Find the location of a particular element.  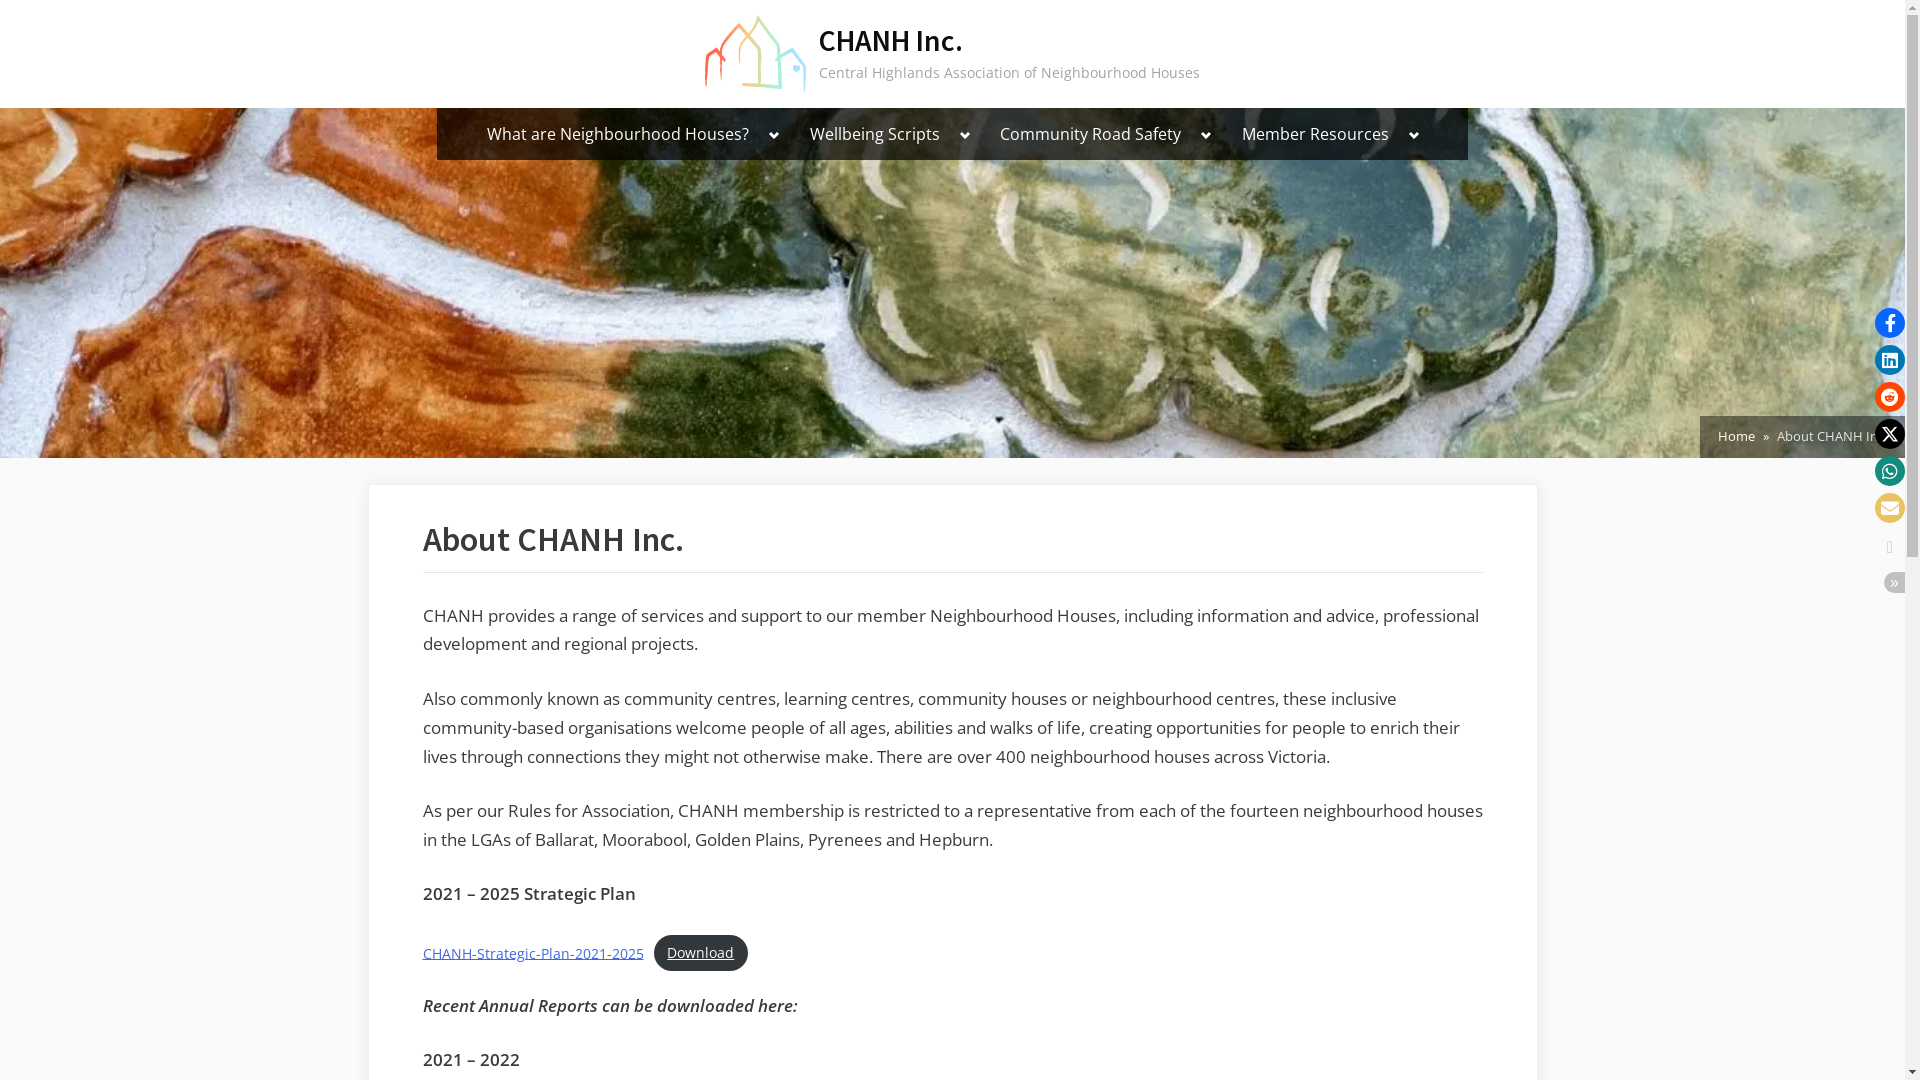

'Toggle sub-menu' is located at coordinates (1191, 135).